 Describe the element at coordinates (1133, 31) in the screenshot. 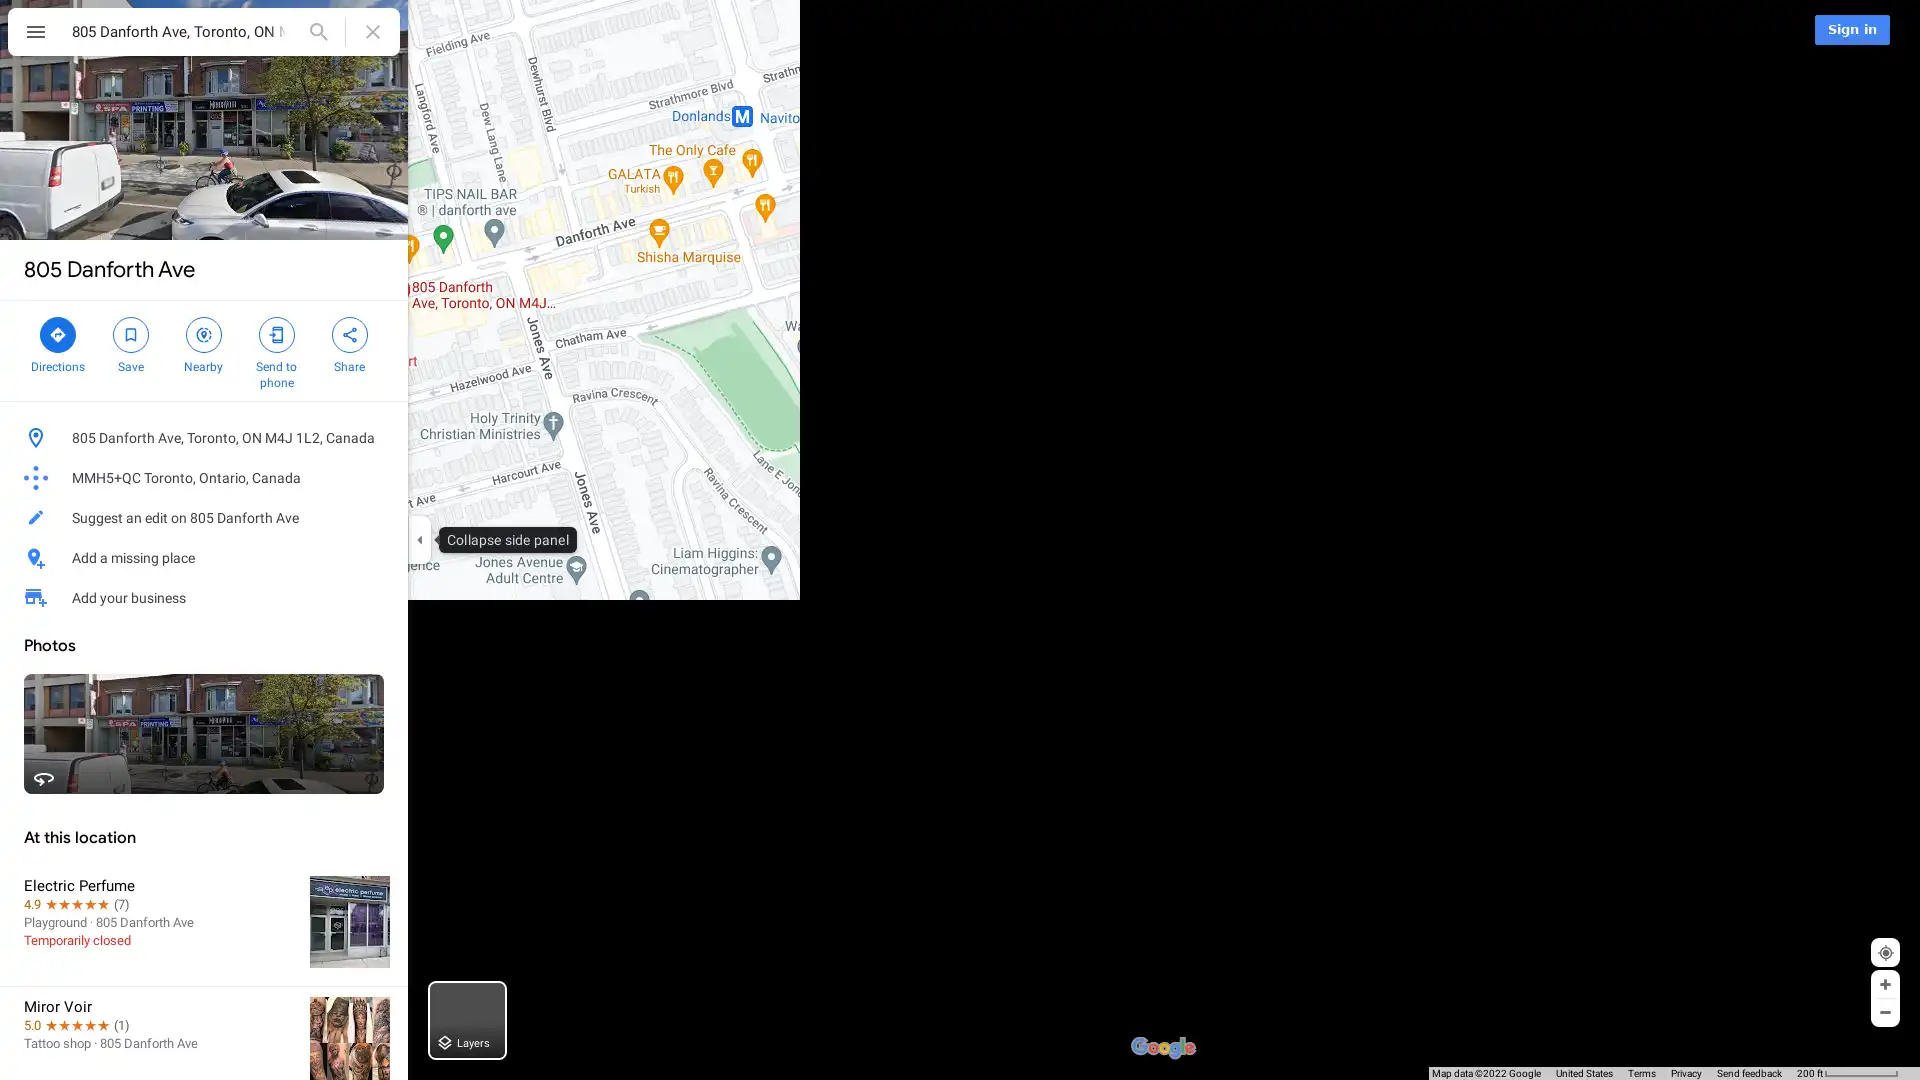

I see `ATMs` at that location.